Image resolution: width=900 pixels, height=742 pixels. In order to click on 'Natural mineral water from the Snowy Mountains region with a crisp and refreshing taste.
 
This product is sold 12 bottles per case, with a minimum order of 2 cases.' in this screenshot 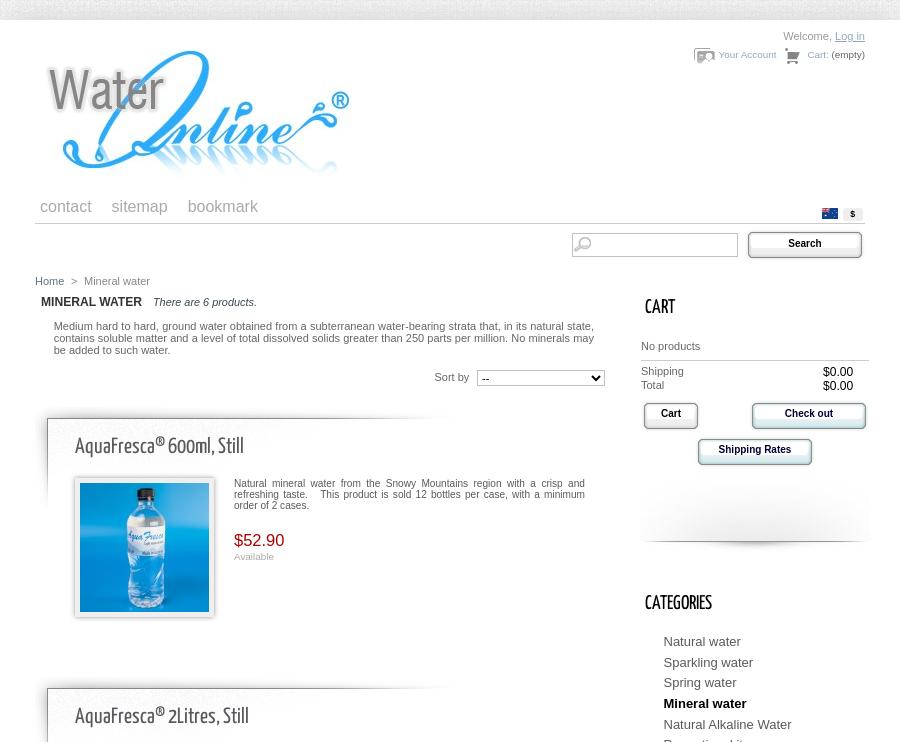, I will do `click(409, 492)`.